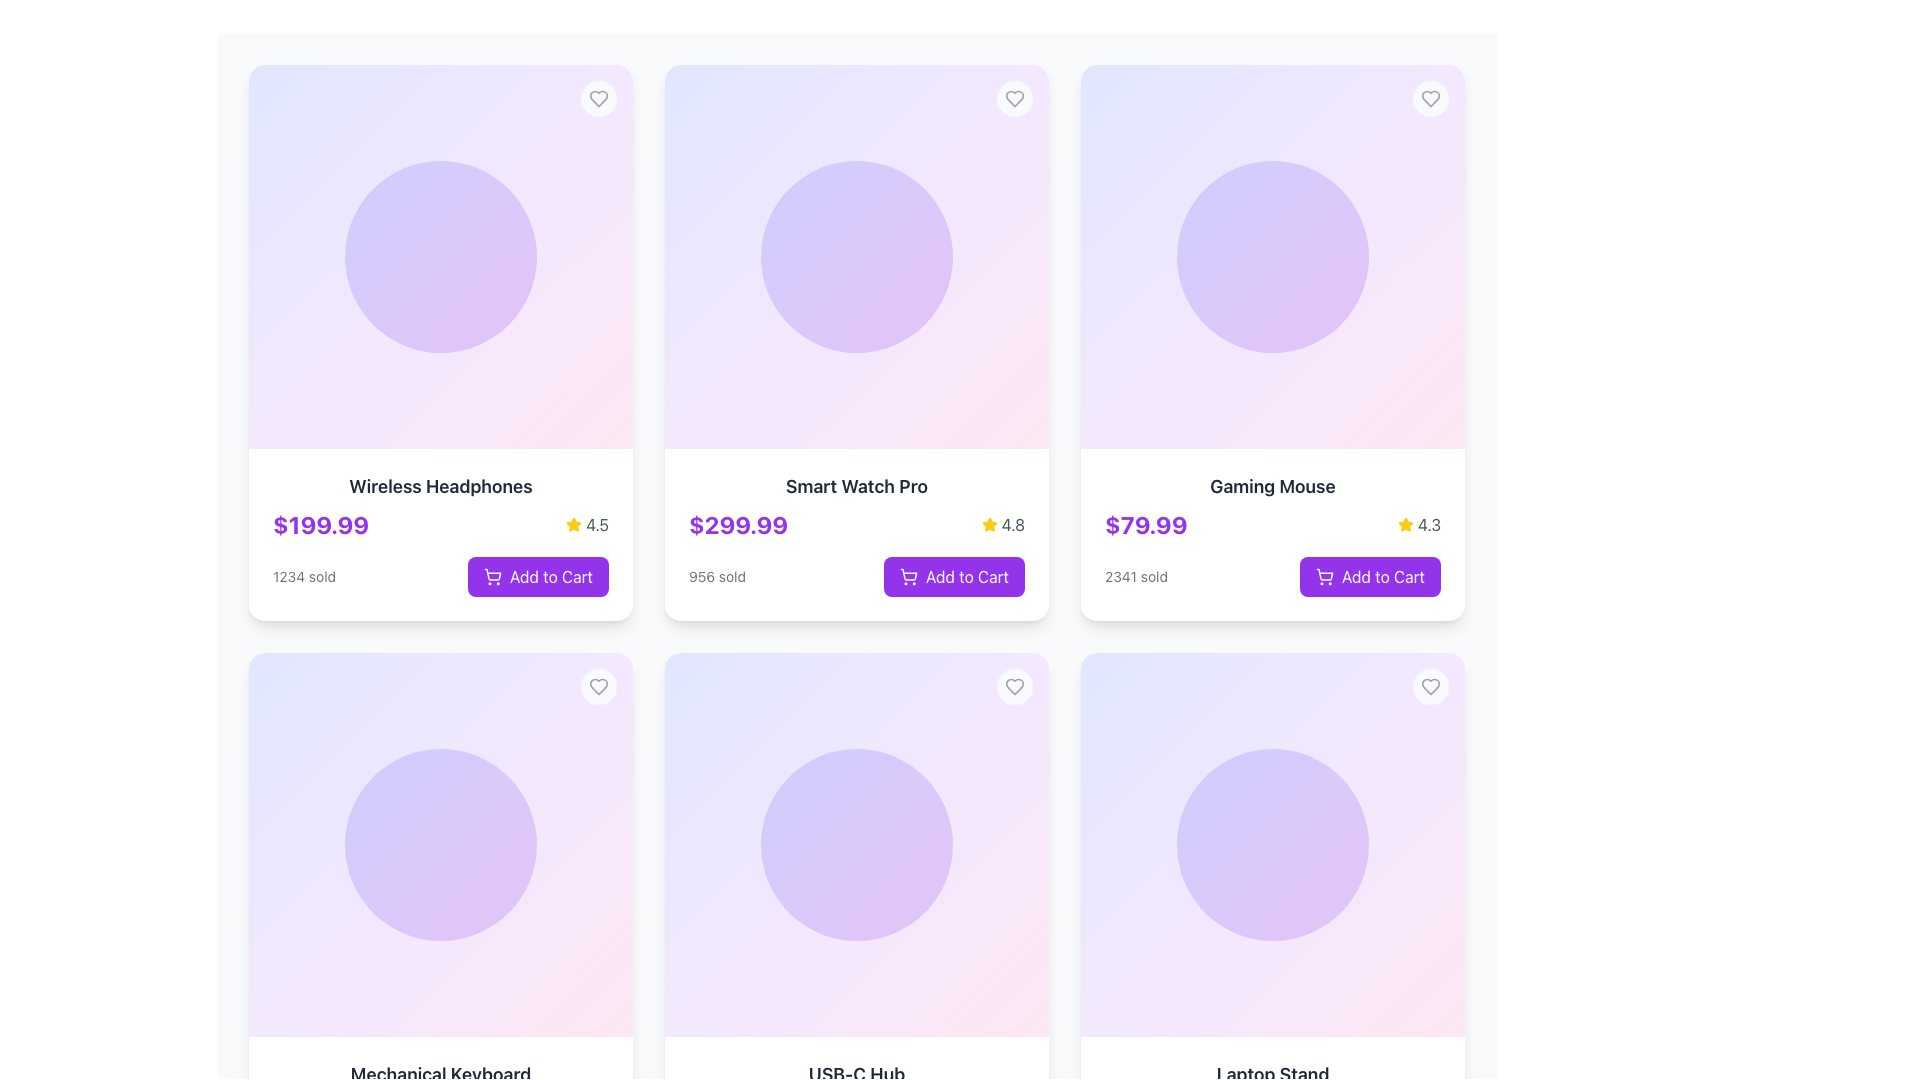 This screenshot has width=1920, height=1080. I want to click on the 'Add to Cart' text label within the interactive button for the 'Gaming Mouse' product card to observe its interactive styles, so click(1382, 577).